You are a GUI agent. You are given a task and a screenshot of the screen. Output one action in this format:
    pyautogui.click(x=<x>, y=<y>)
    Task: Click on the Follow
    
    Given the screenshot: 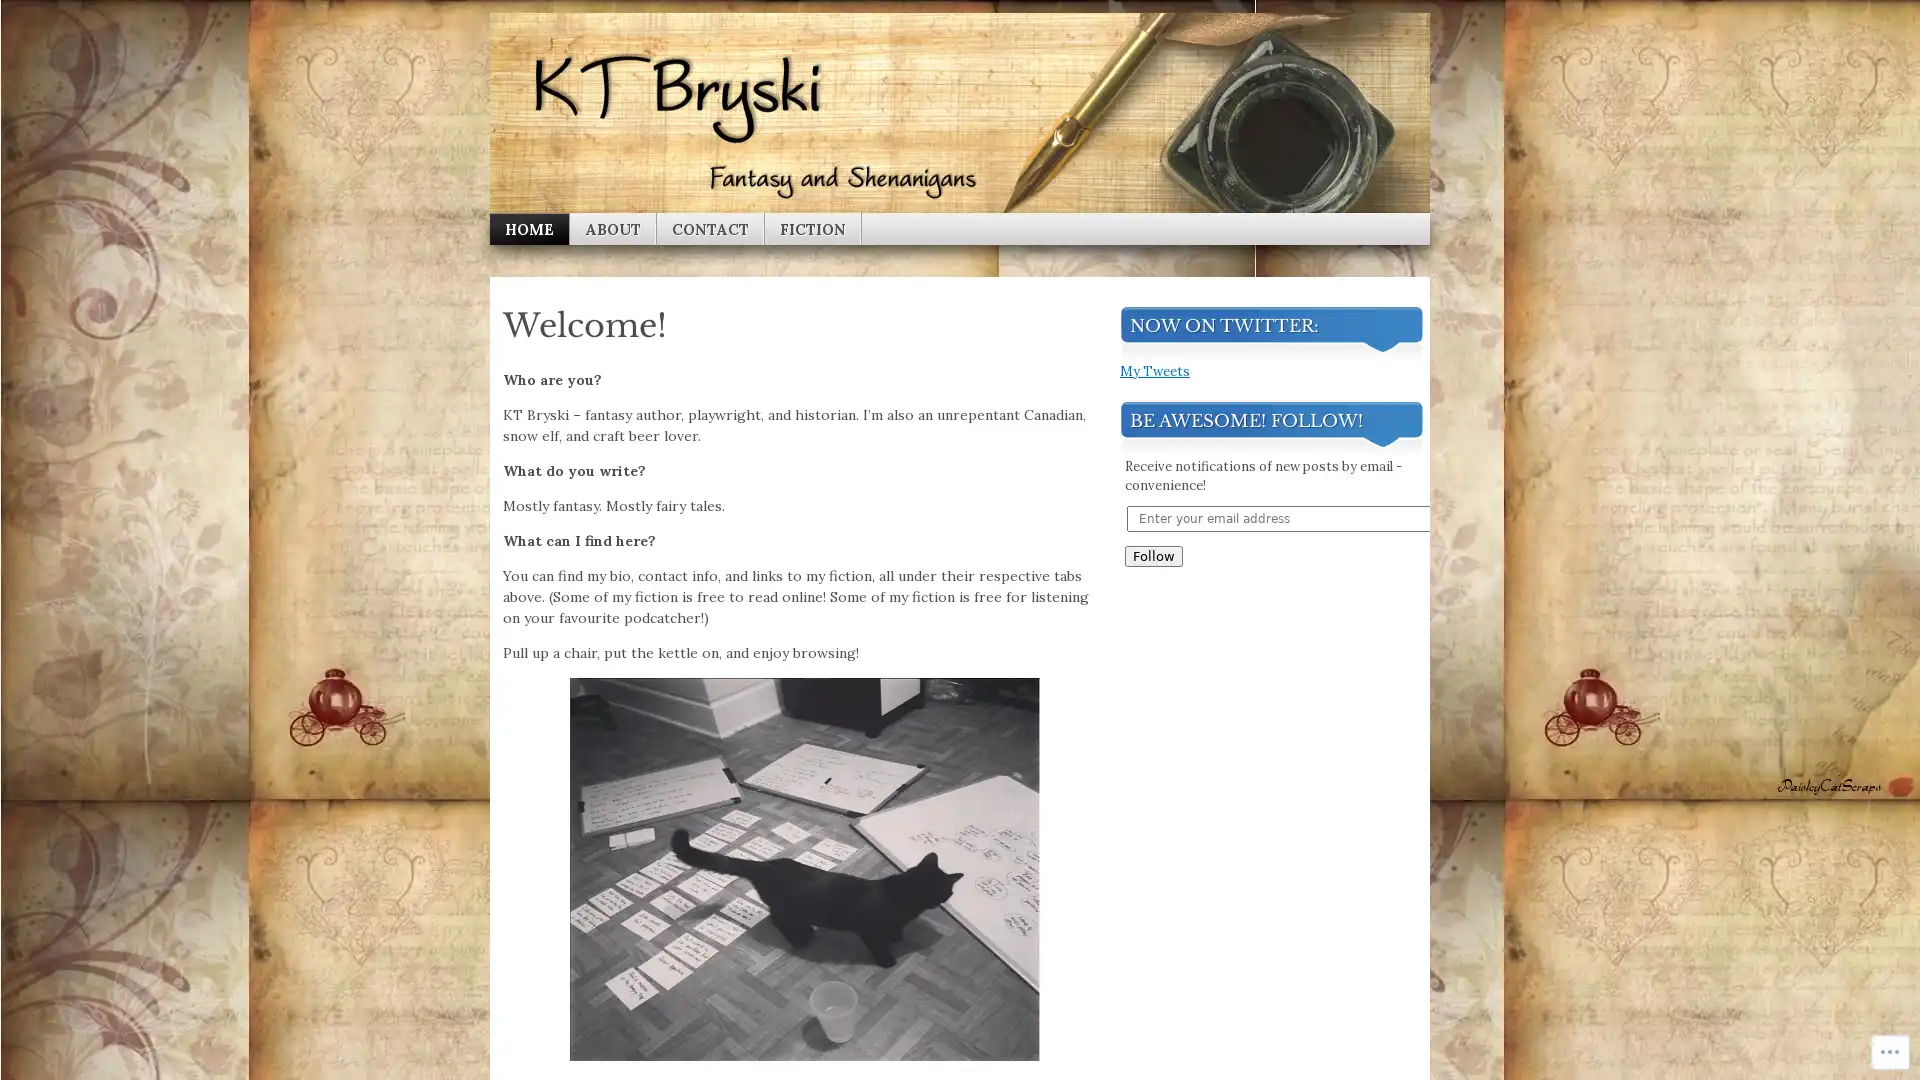 What is the action you would take?
    pyautogui.click(x=1153, y=955)
    